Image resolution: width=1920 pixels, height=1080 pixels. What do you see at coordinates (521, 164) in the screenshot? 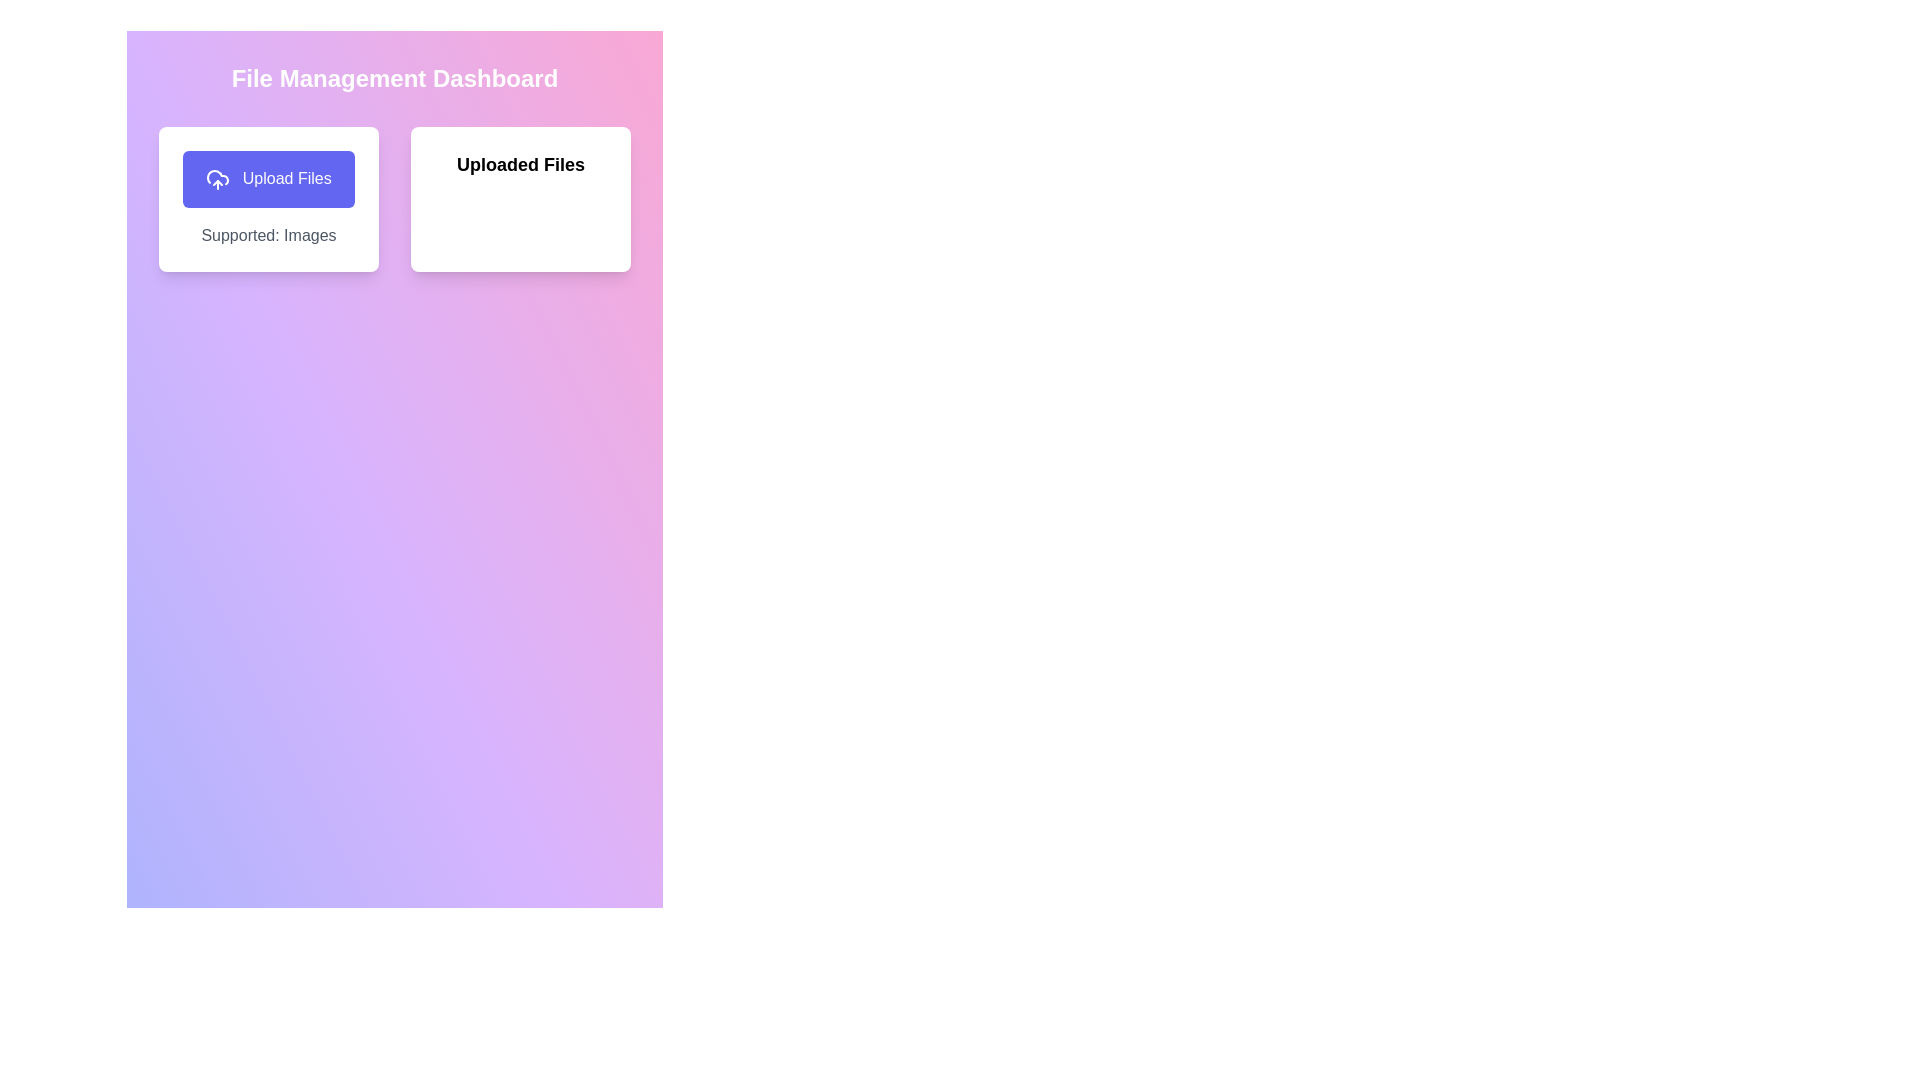
I see `the 'Uploaded Files' text label, which is displayed in bold and centrally aligned within the right card of the interface` at bounding box center [521, 164].